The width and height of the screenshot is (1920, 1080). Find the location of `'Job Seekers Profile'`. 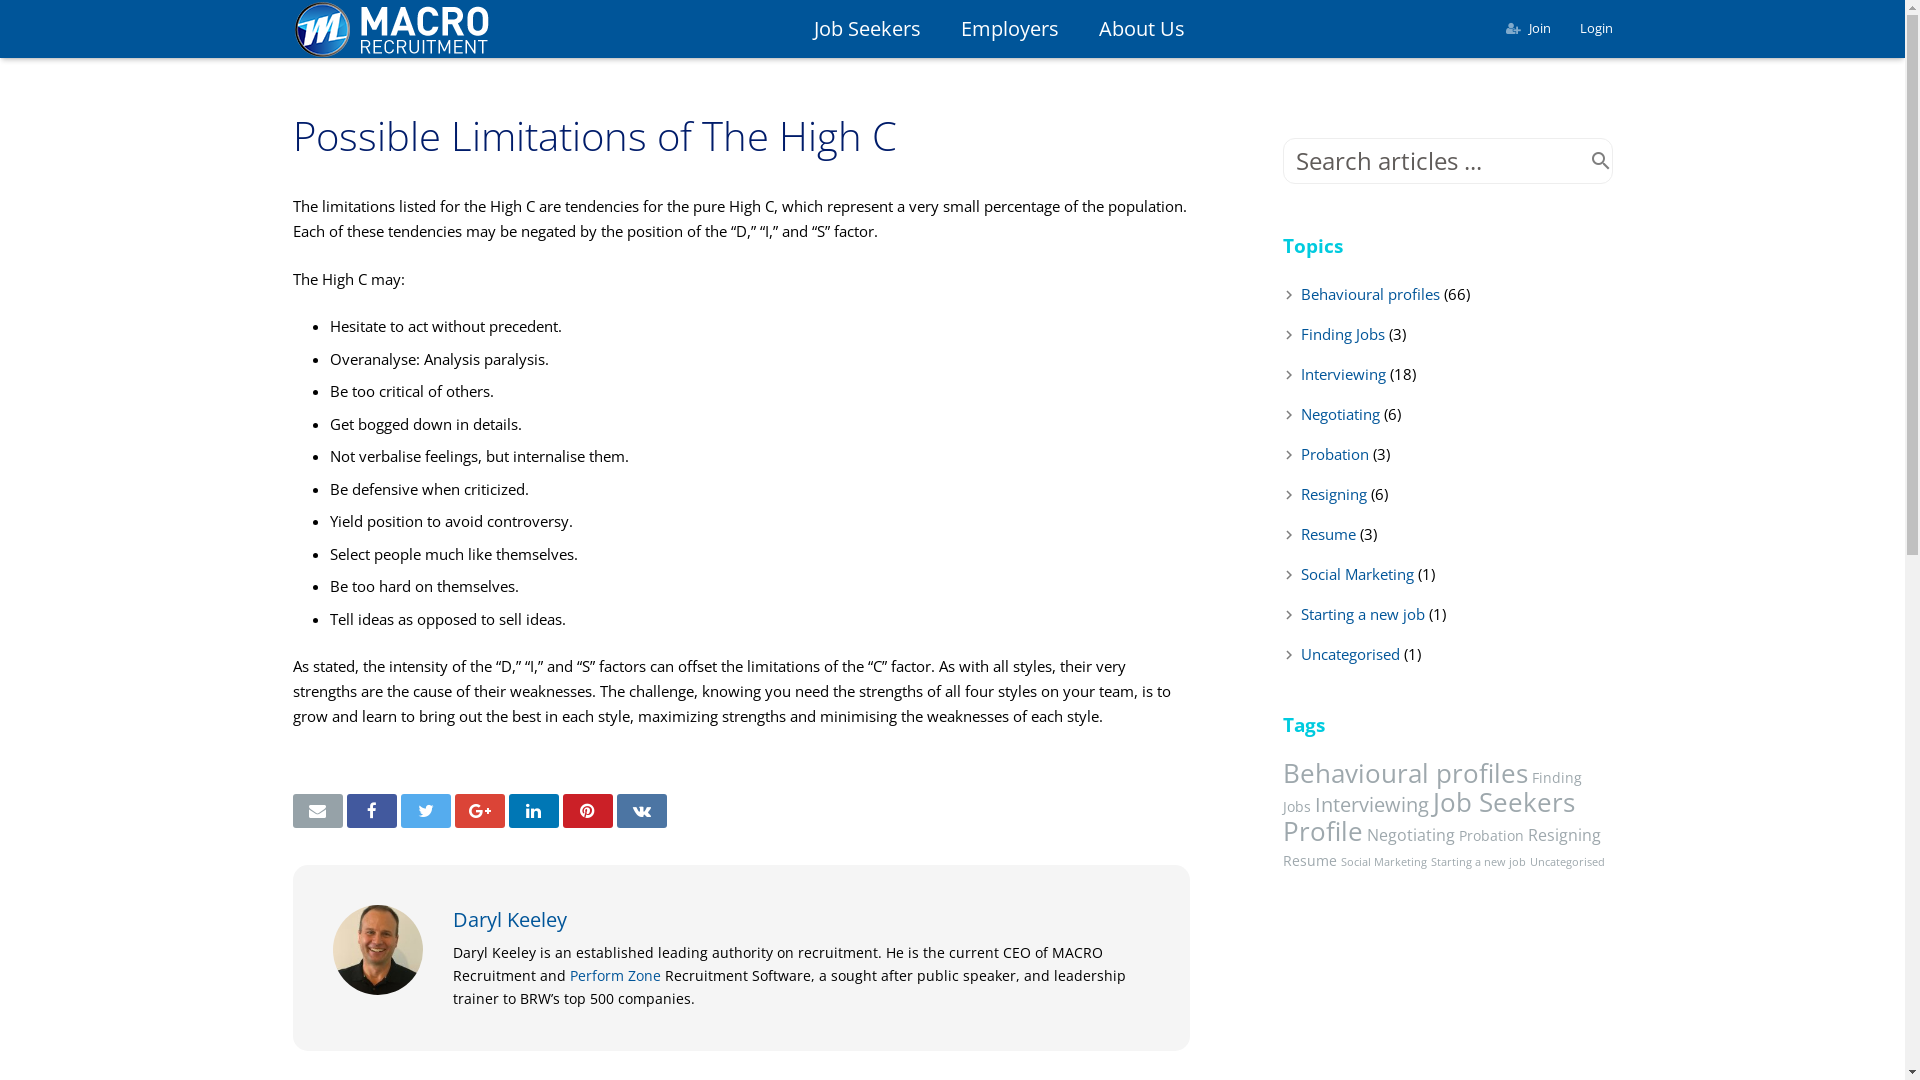

'Job Seekers Profile' is located at coordinates (1427, 816).